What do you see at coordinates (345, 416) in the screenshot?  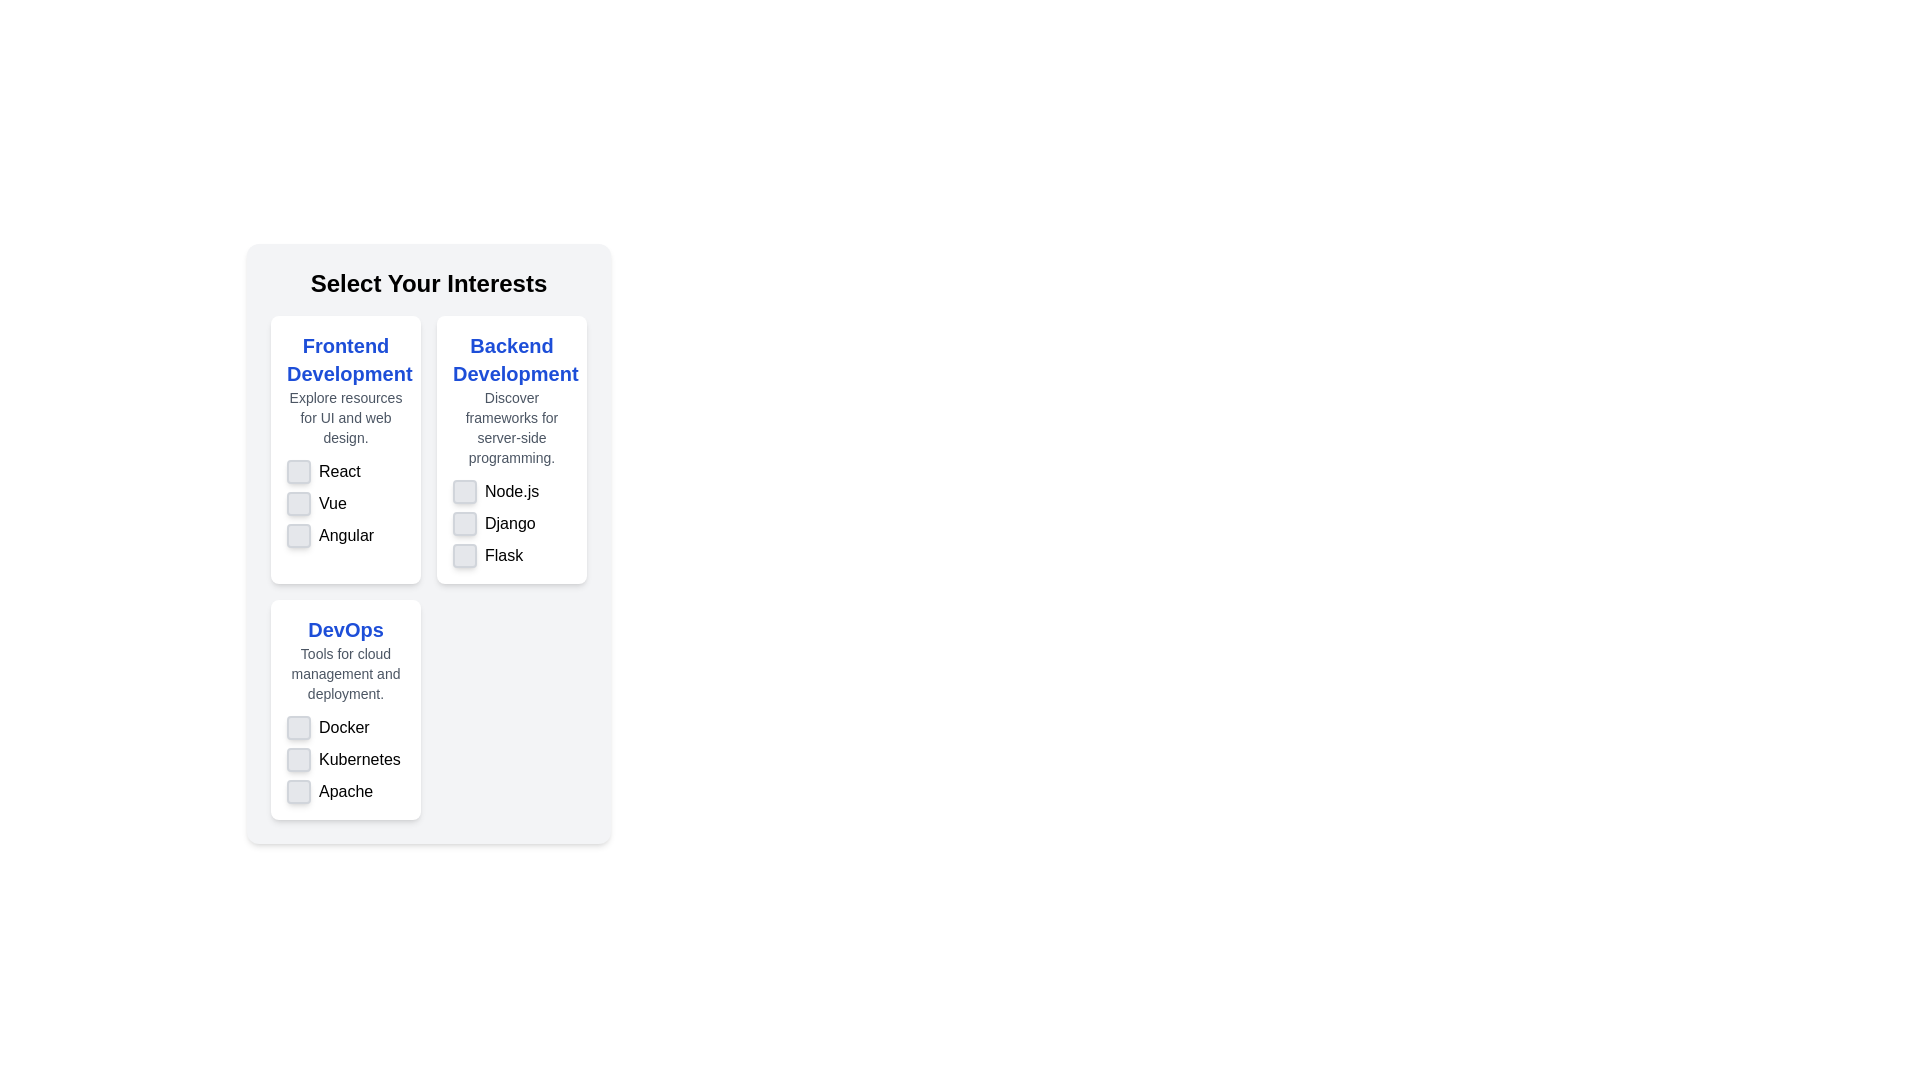 I see `the static text providing additional descriptive information located beneath the title 'Frontend Development' in the leftmost card` at bounding box center [345, 416].